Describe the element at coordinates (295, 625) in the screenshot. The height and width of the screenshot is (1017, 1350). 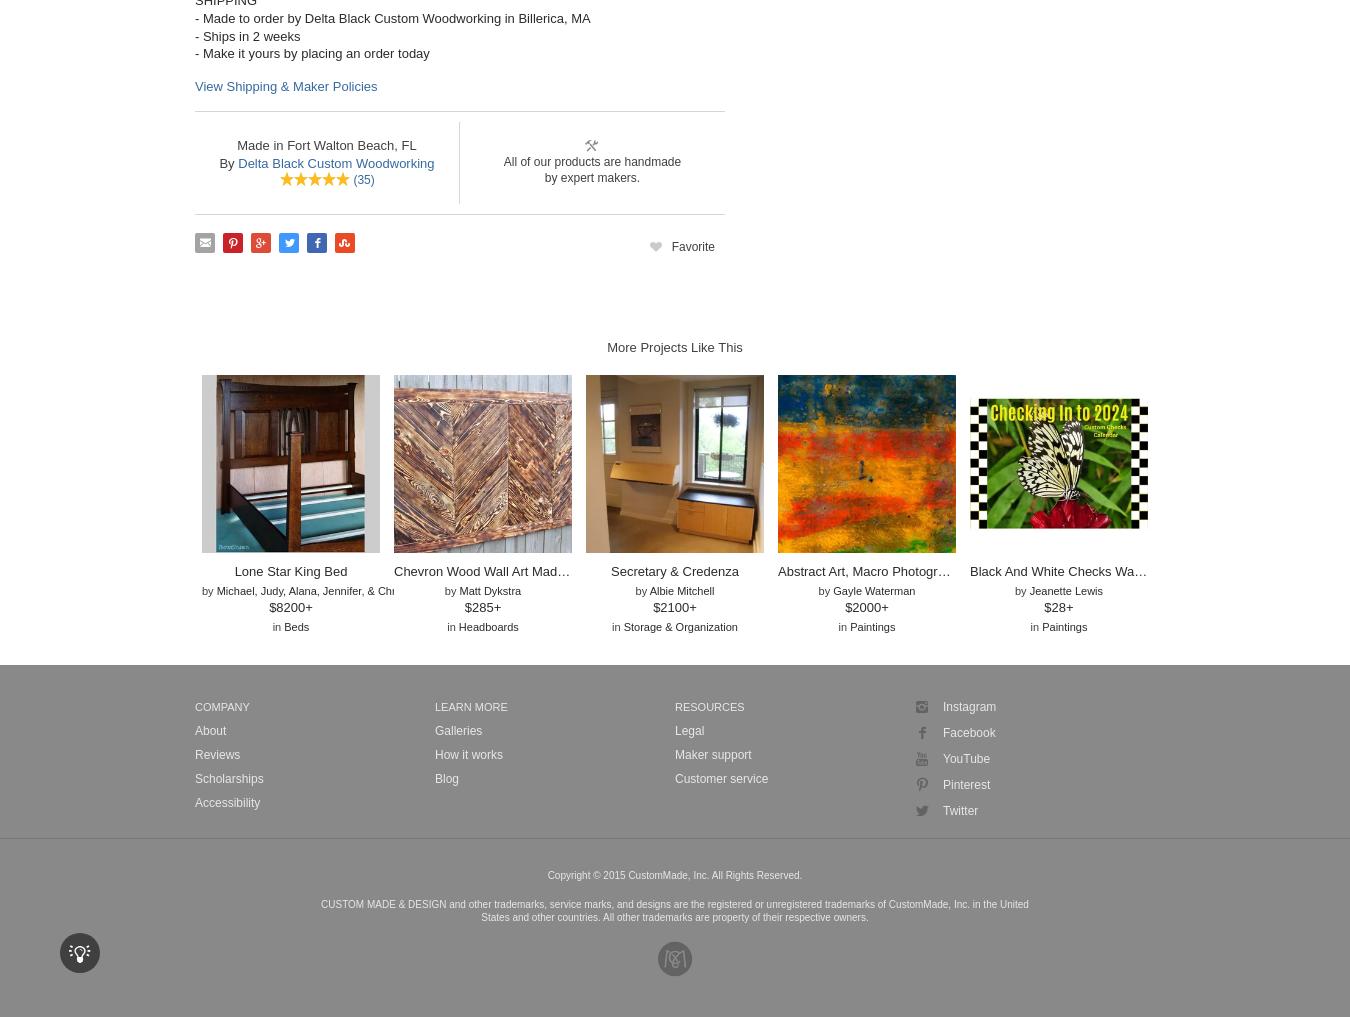
I see `'Beds'` at that location.